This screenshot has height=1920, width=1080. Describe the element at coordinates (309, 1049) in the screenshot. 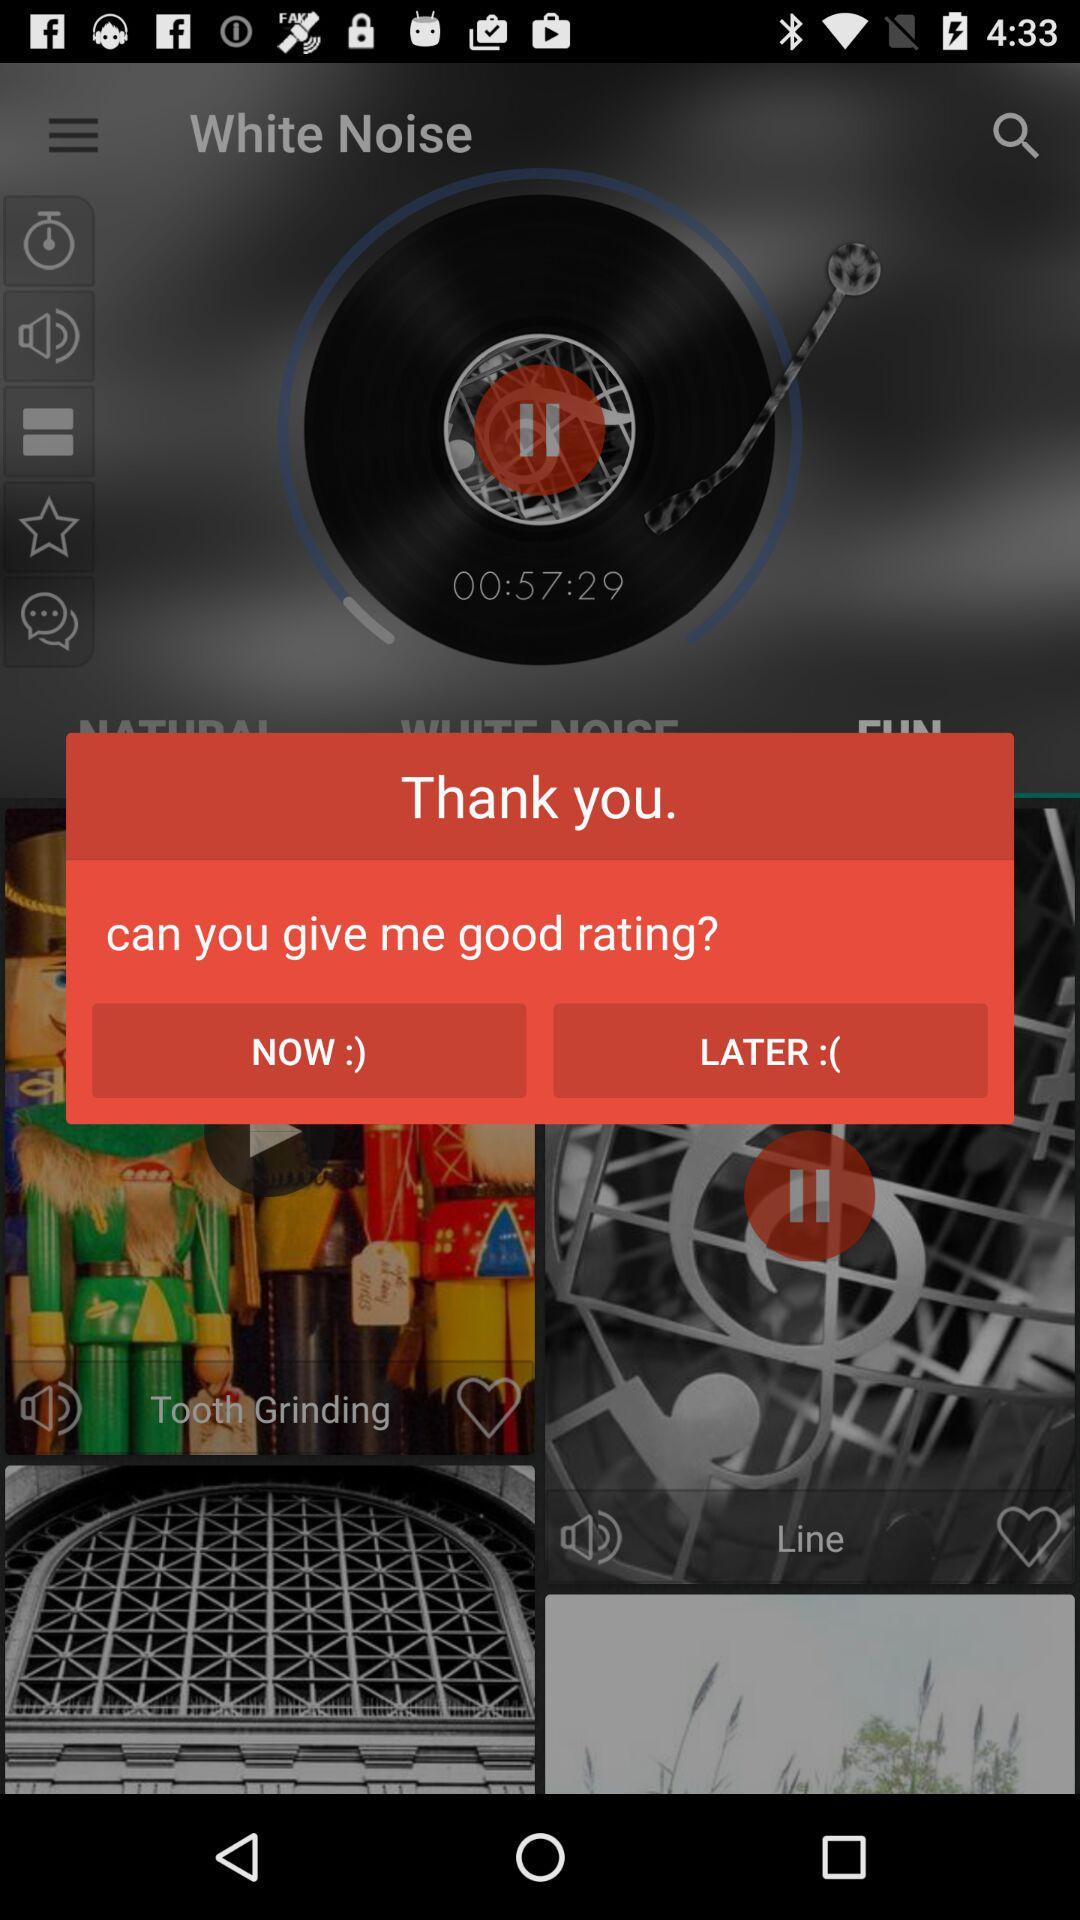

I see `the icon on the left` at that location.